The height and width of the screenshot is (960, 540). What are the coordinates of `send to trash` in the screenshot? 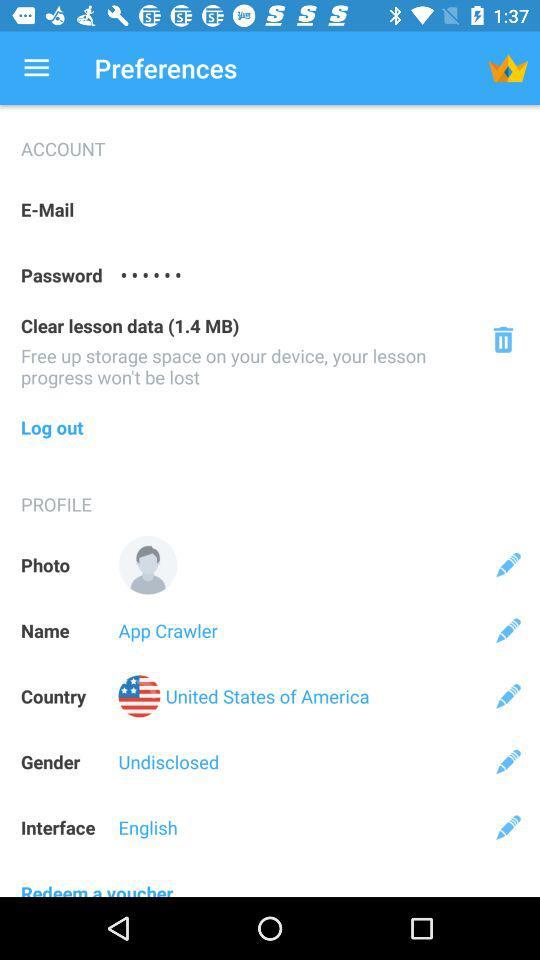 It's located at (502, 339).